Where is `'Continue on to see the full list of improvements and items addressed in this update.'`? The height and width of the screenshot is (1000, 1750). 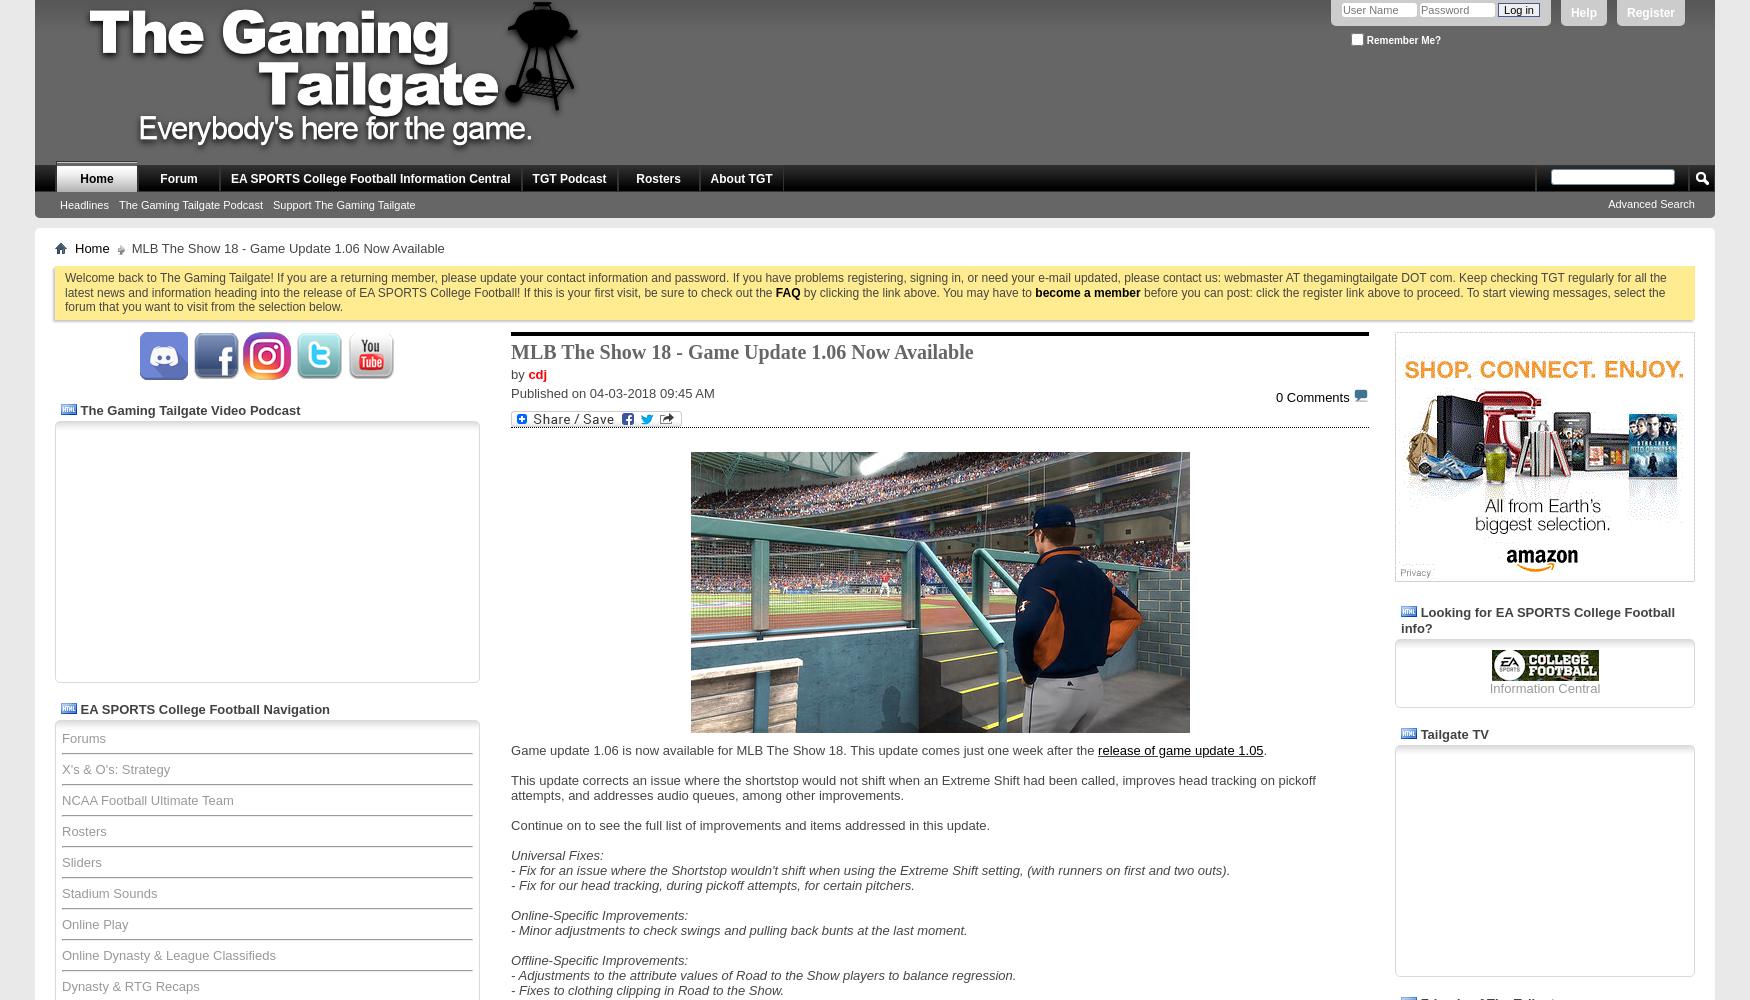 'Continue on to see the full list of improvements and items addressed in this update.' is located at coordinates (750, 823).